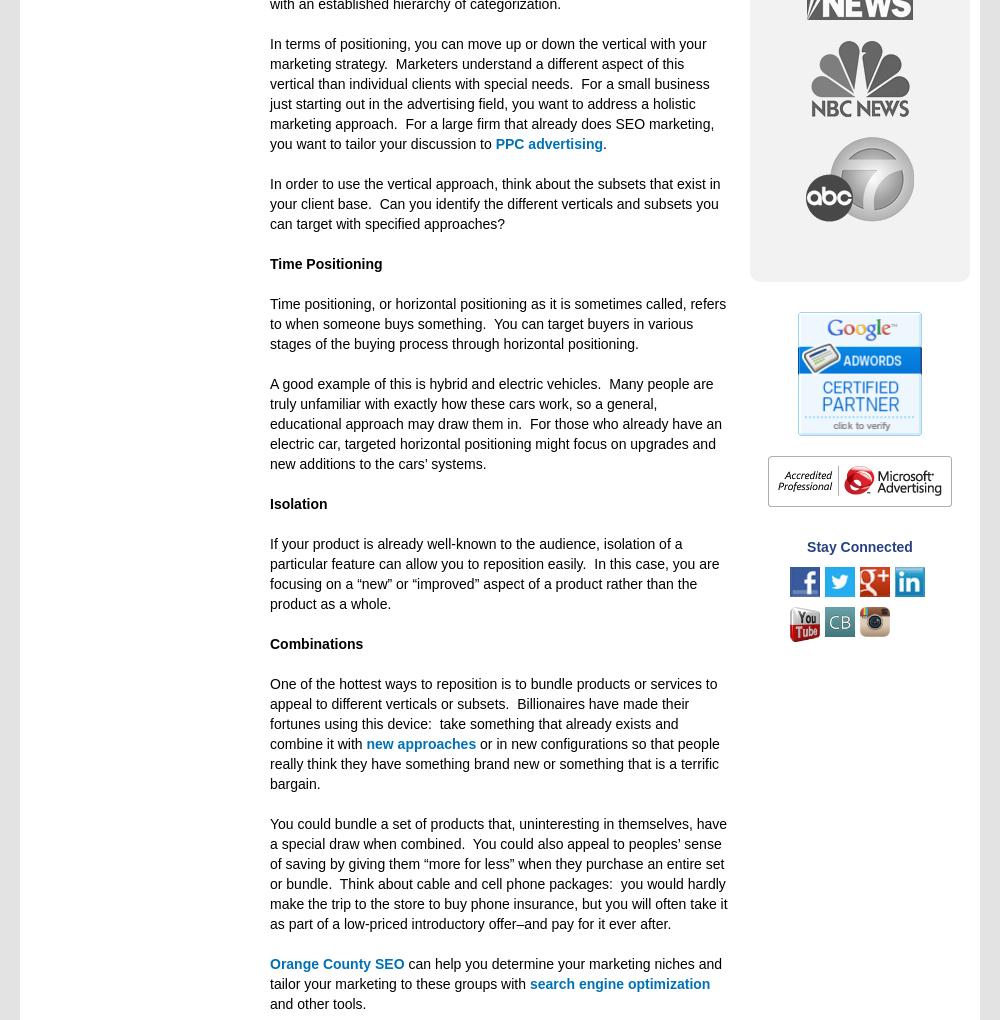 This screenshot has height=1020, width=1000. Describe the element at coordinates (549, 144) in the screenshot. I see `'PPC advertising'` at that location.